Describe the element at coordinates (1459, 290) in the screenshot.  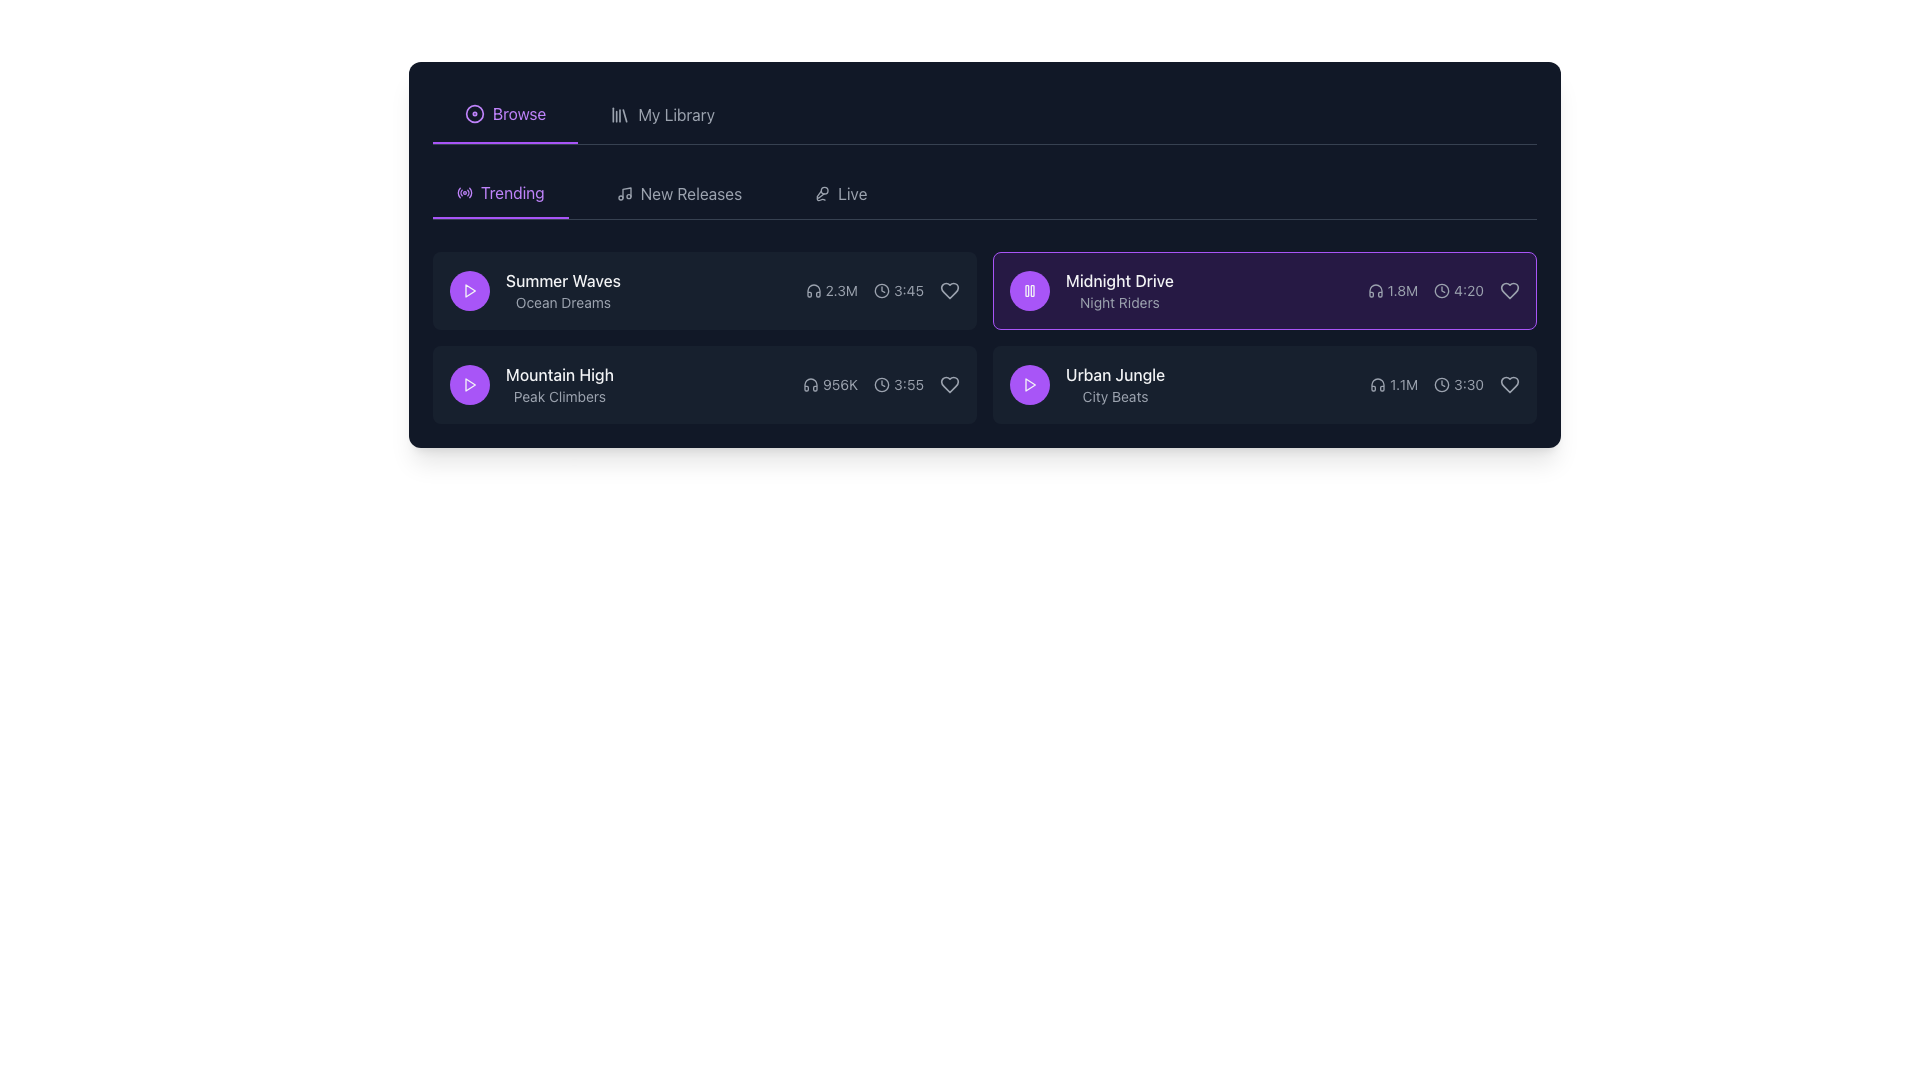
I see `the Label with a clock icon and the text '4:20' located on the right side of the 'Midnight Drive' item in the second row of the list` at that location.